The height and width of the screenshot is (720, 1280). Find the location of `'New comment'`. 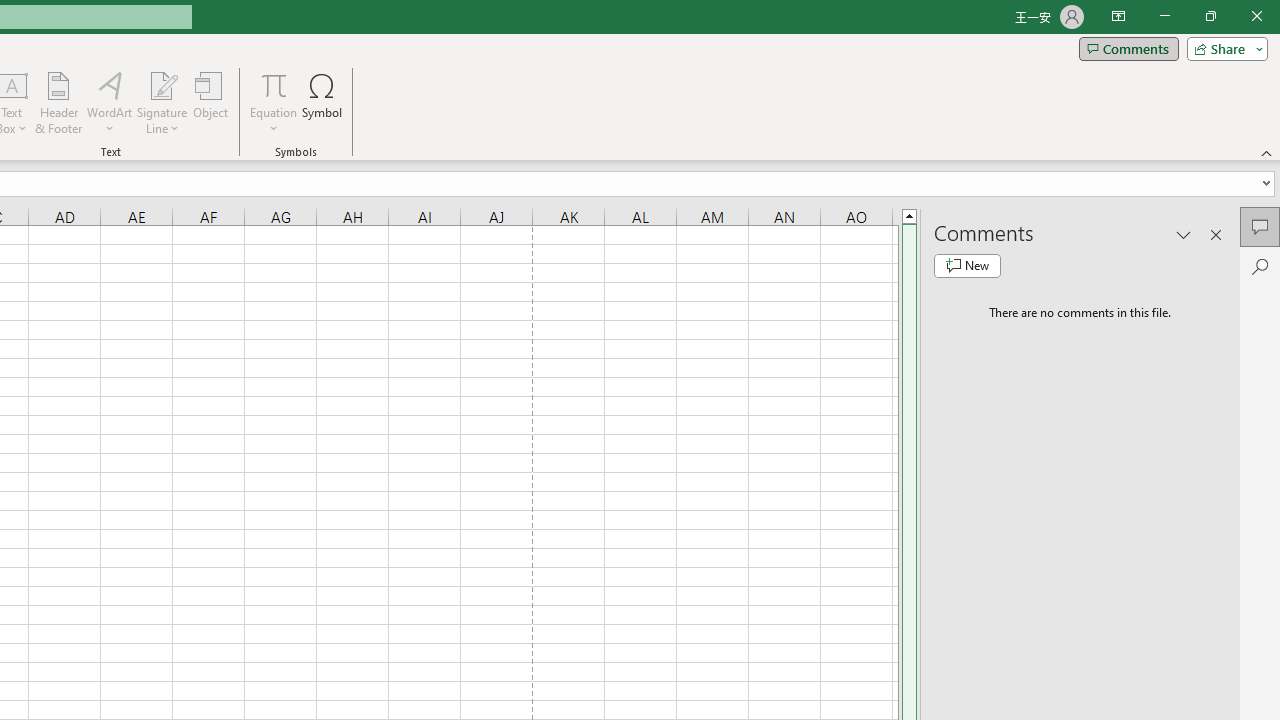

'New comment' is located at coordinates (967, 265).